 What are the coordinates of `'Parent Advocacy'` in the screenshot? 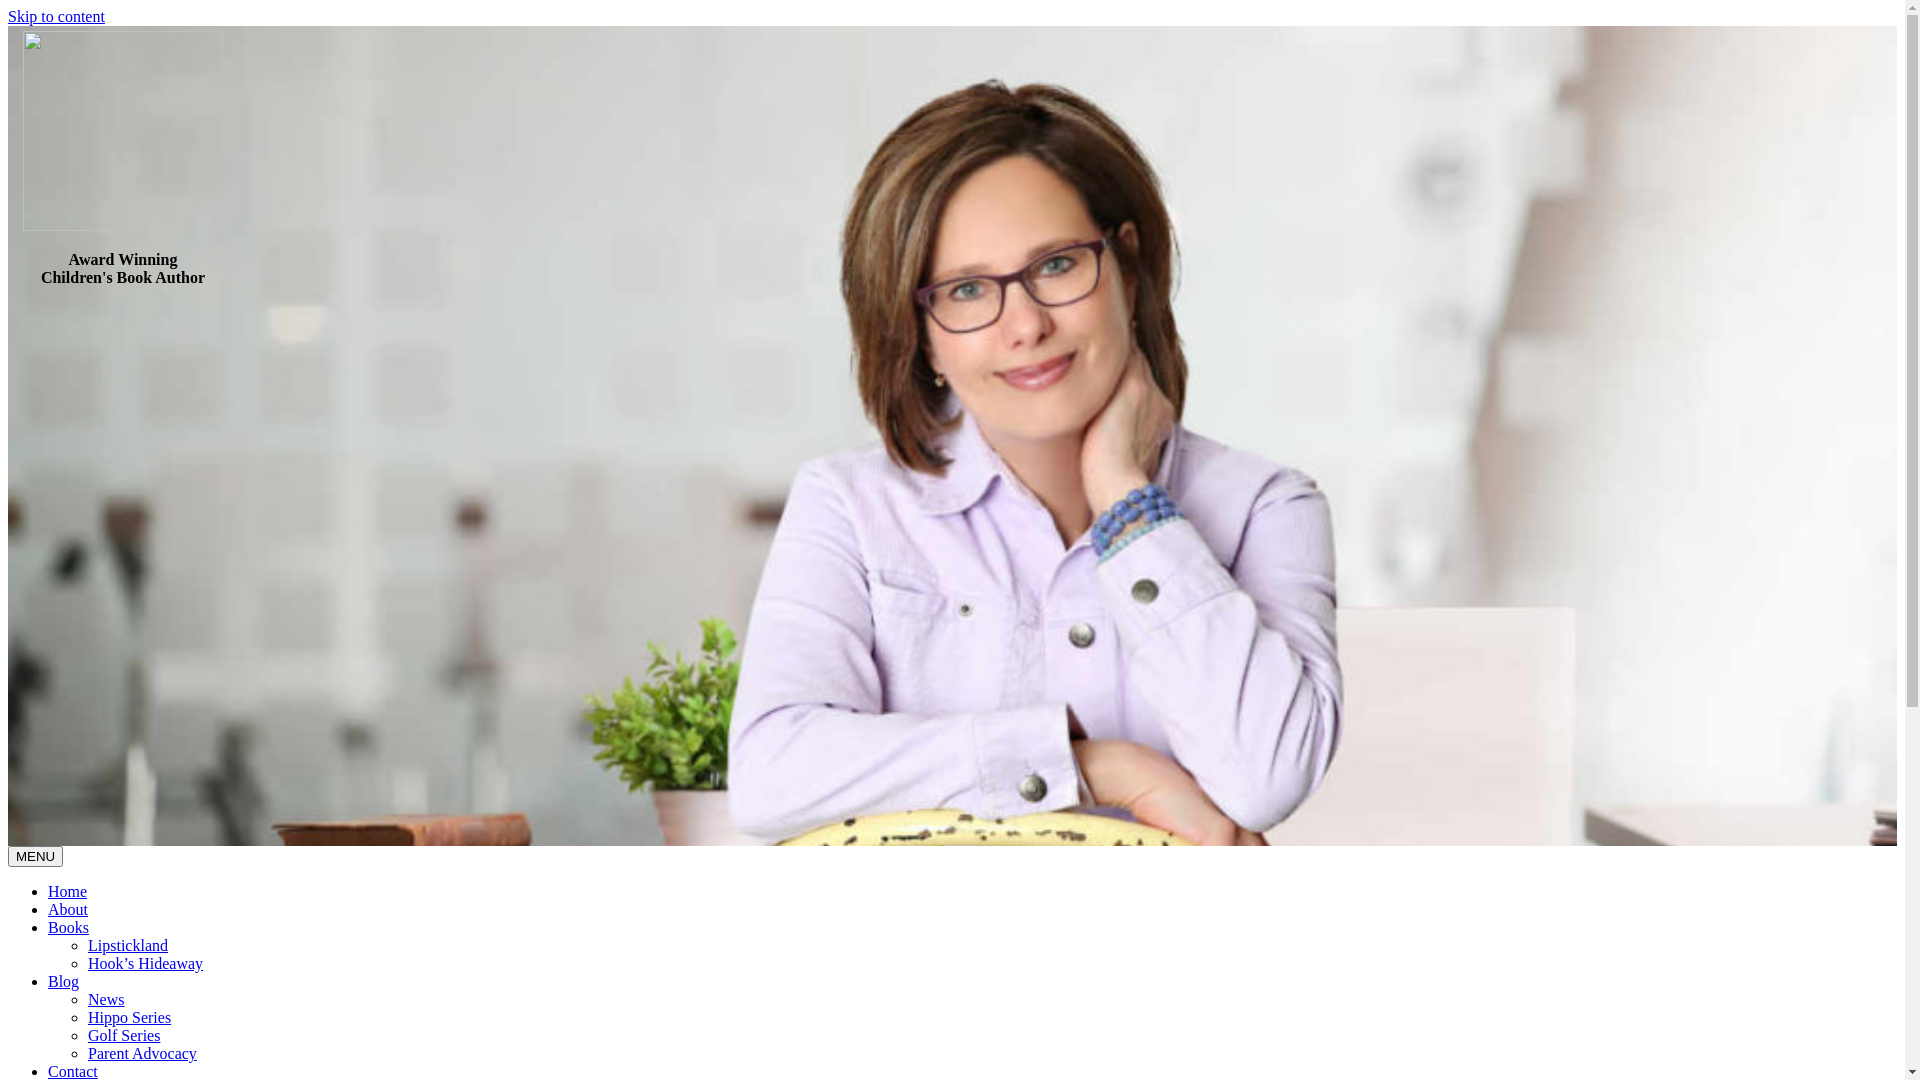 It's located at (141, 1052).